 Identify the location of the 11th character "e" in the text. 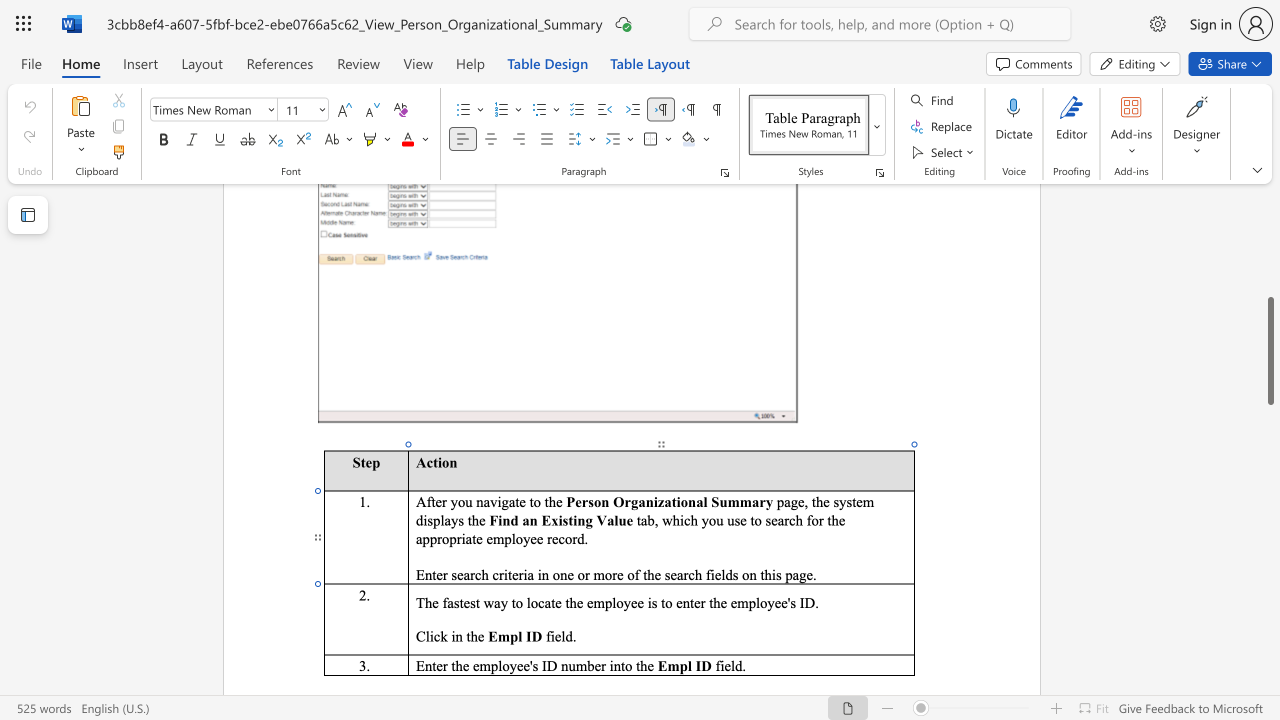
(733, 601).